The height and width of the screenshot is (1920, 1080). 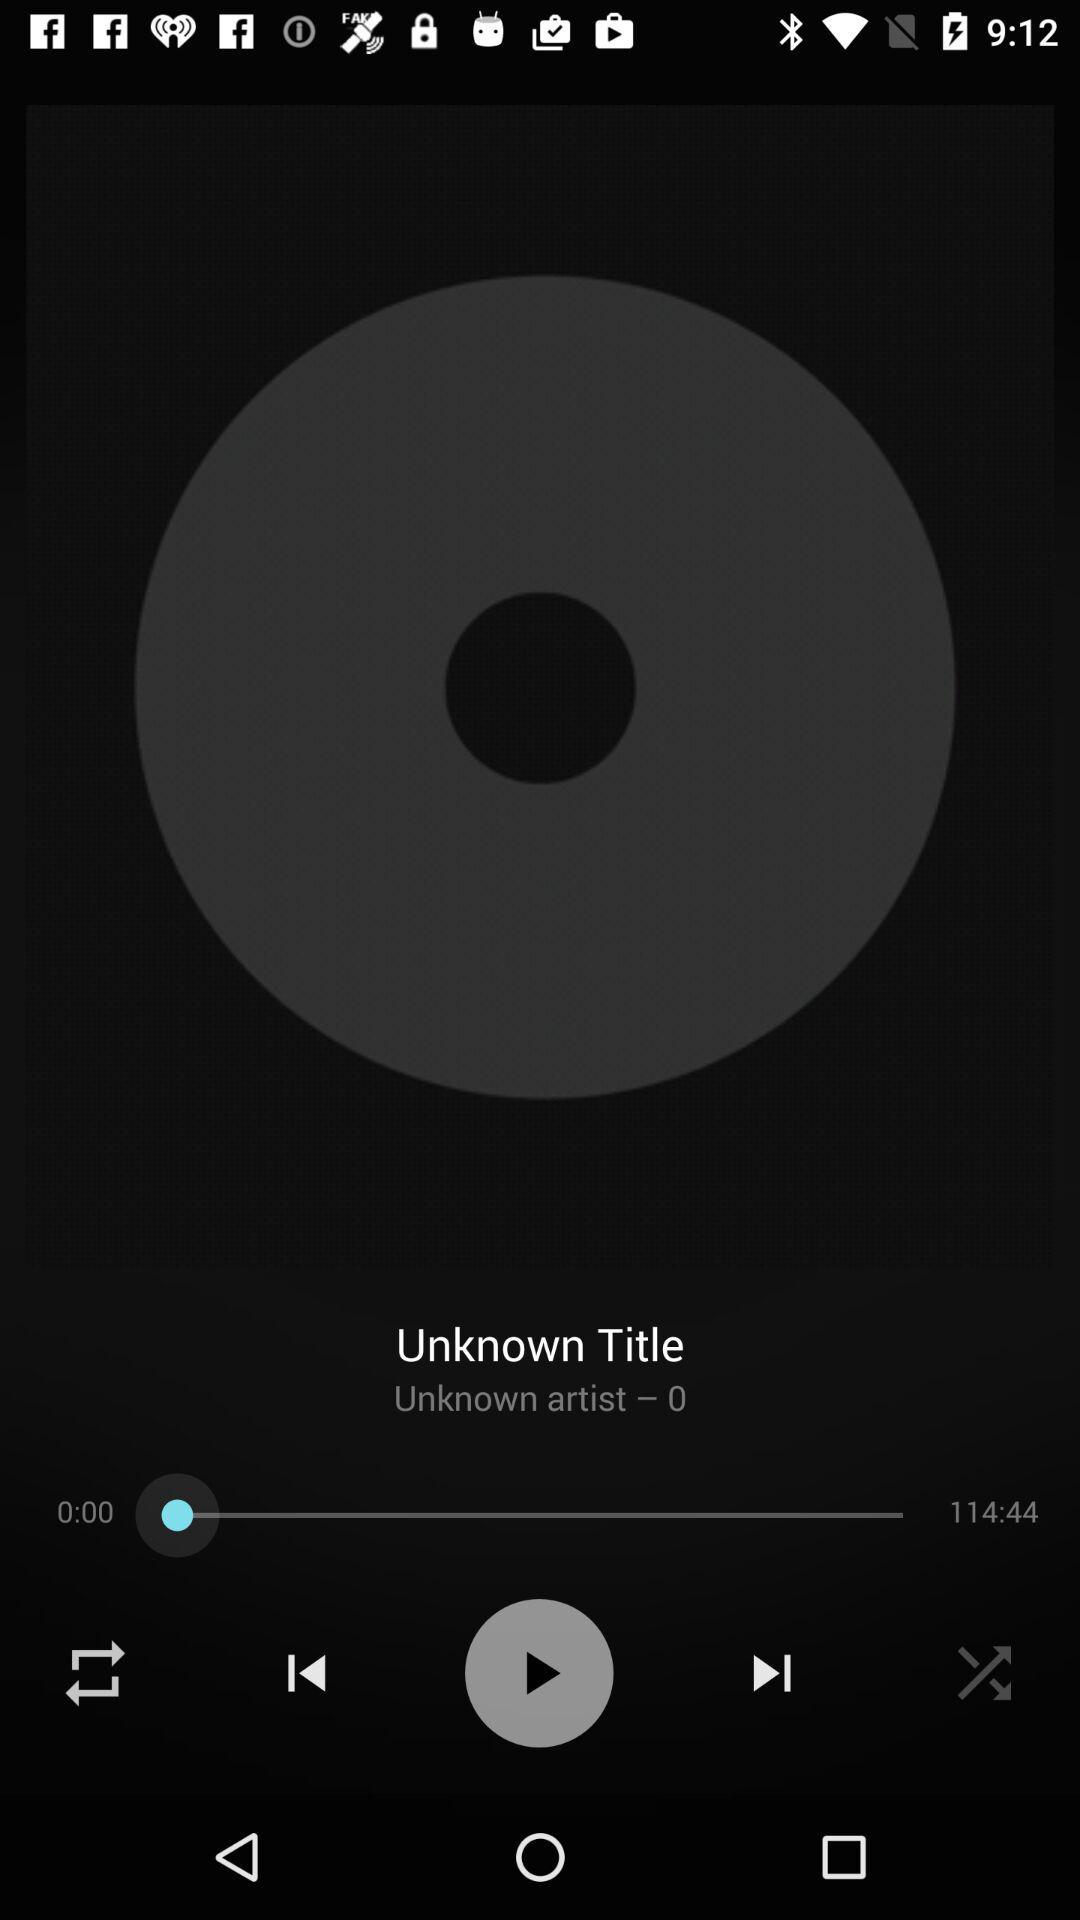 I want to click on switch autoplay option, so click(x=538, y=1673).